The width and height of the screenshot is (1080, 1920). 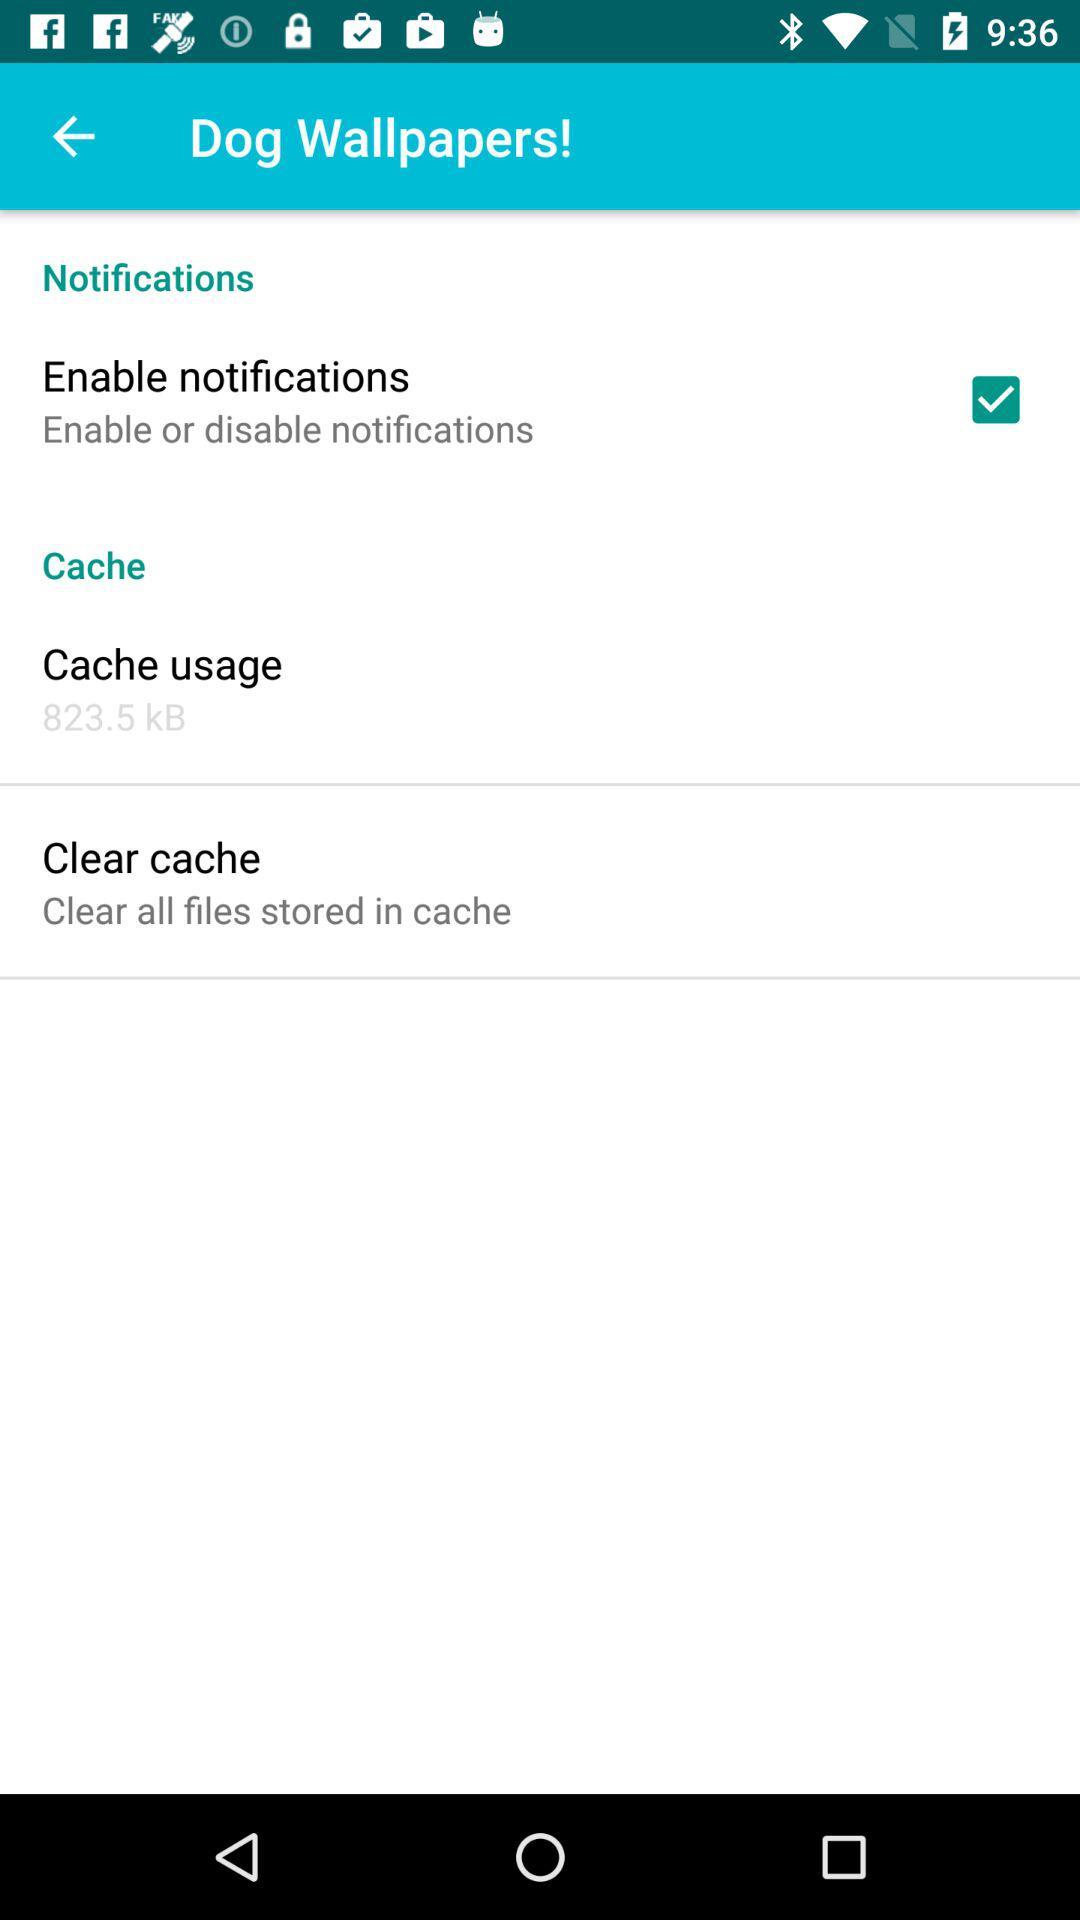 What do you see at coordinates (995, 399) in the screenshot?
I see `icon above the cache icon` at bounding box center [995, 399].